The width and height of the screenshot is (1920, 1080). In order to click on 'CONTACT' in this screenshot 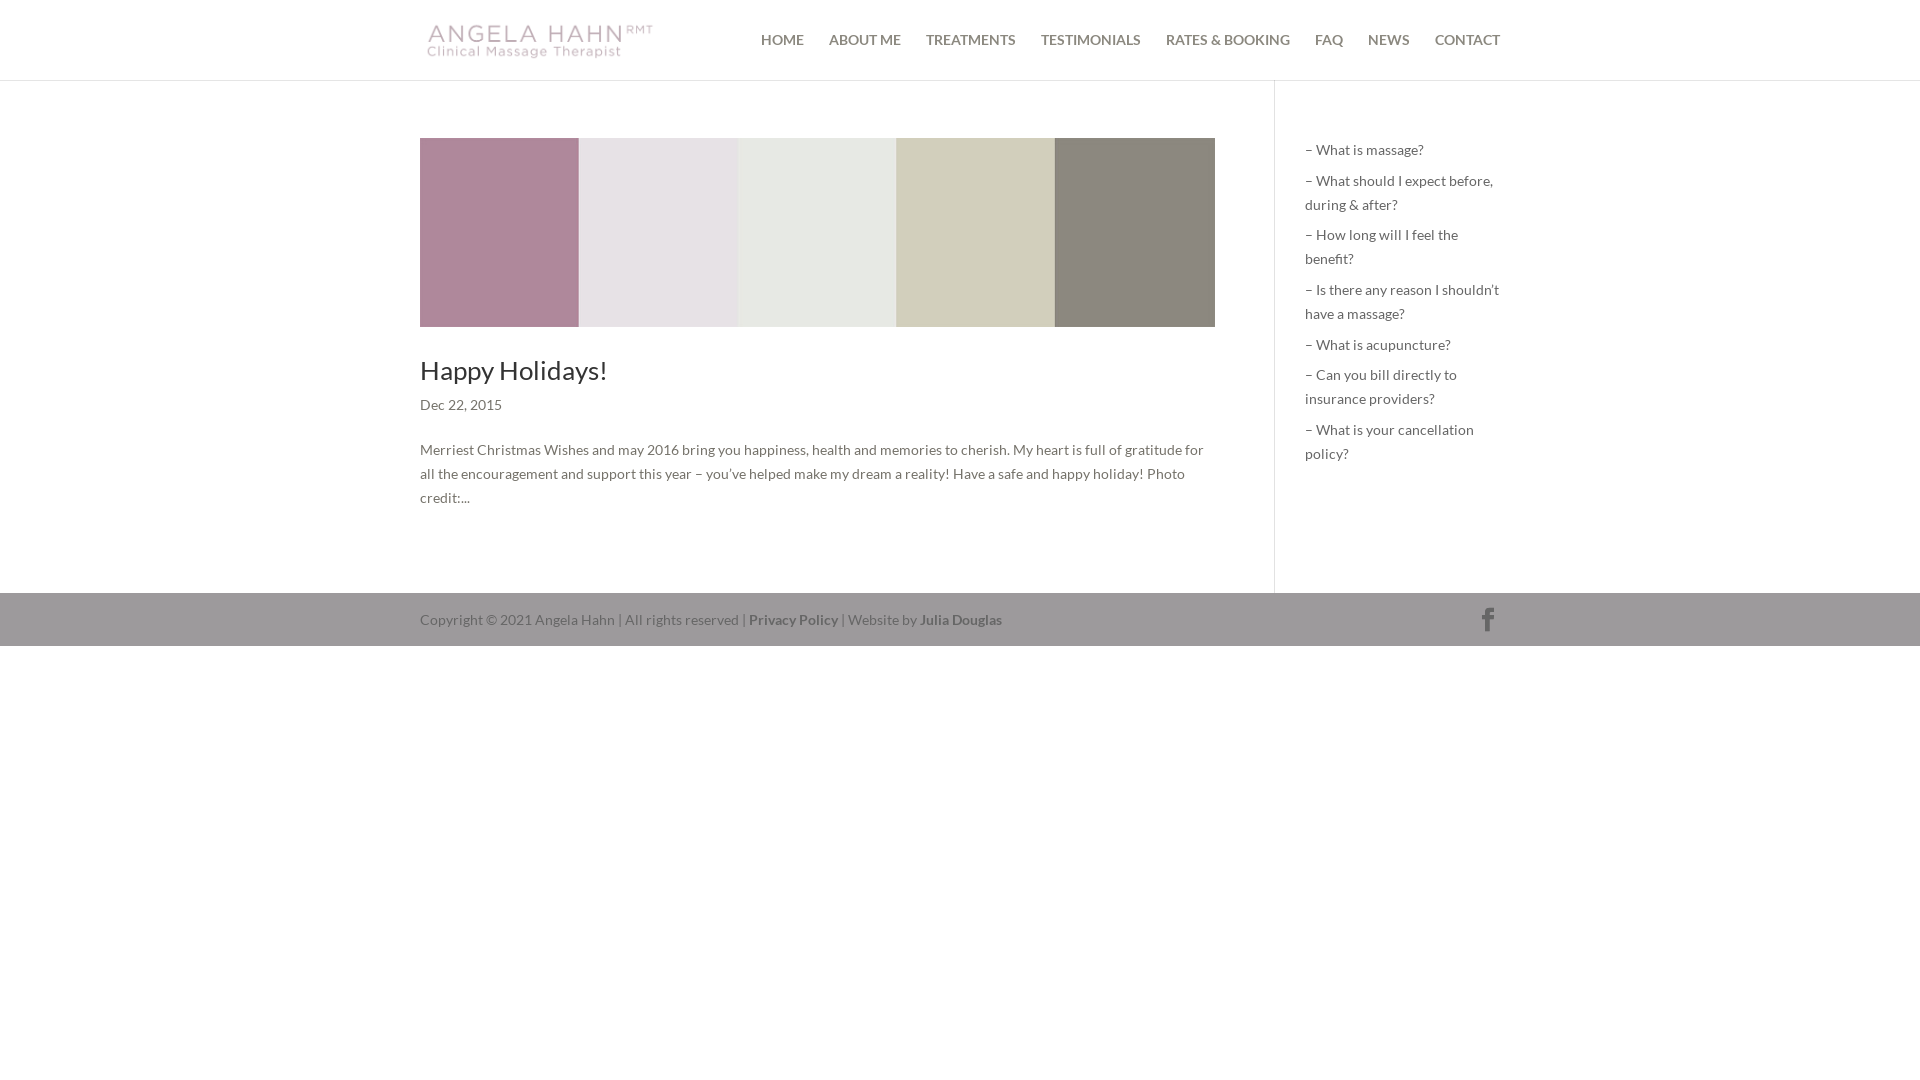, I will do `click(1467, 55)`.